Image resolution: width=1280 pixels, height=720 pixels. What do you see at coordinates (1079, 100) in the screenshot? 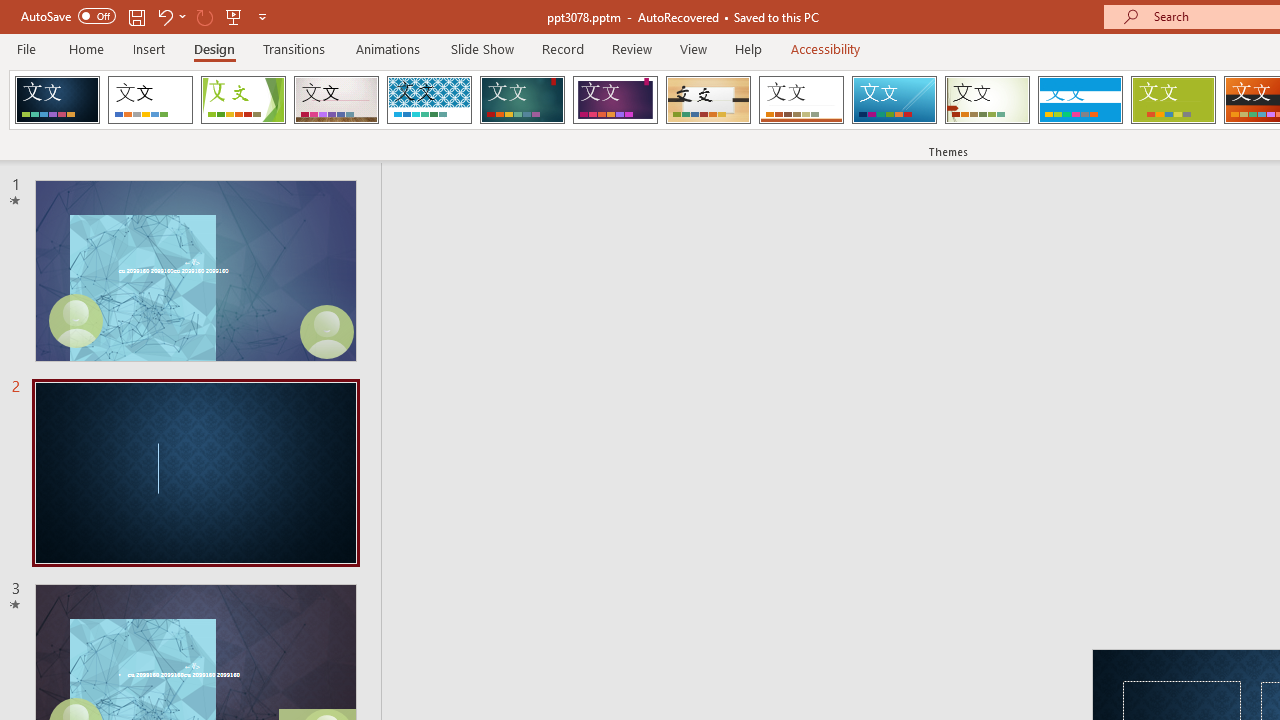
I see `'Banded'` at bounding box center [1079, 100].